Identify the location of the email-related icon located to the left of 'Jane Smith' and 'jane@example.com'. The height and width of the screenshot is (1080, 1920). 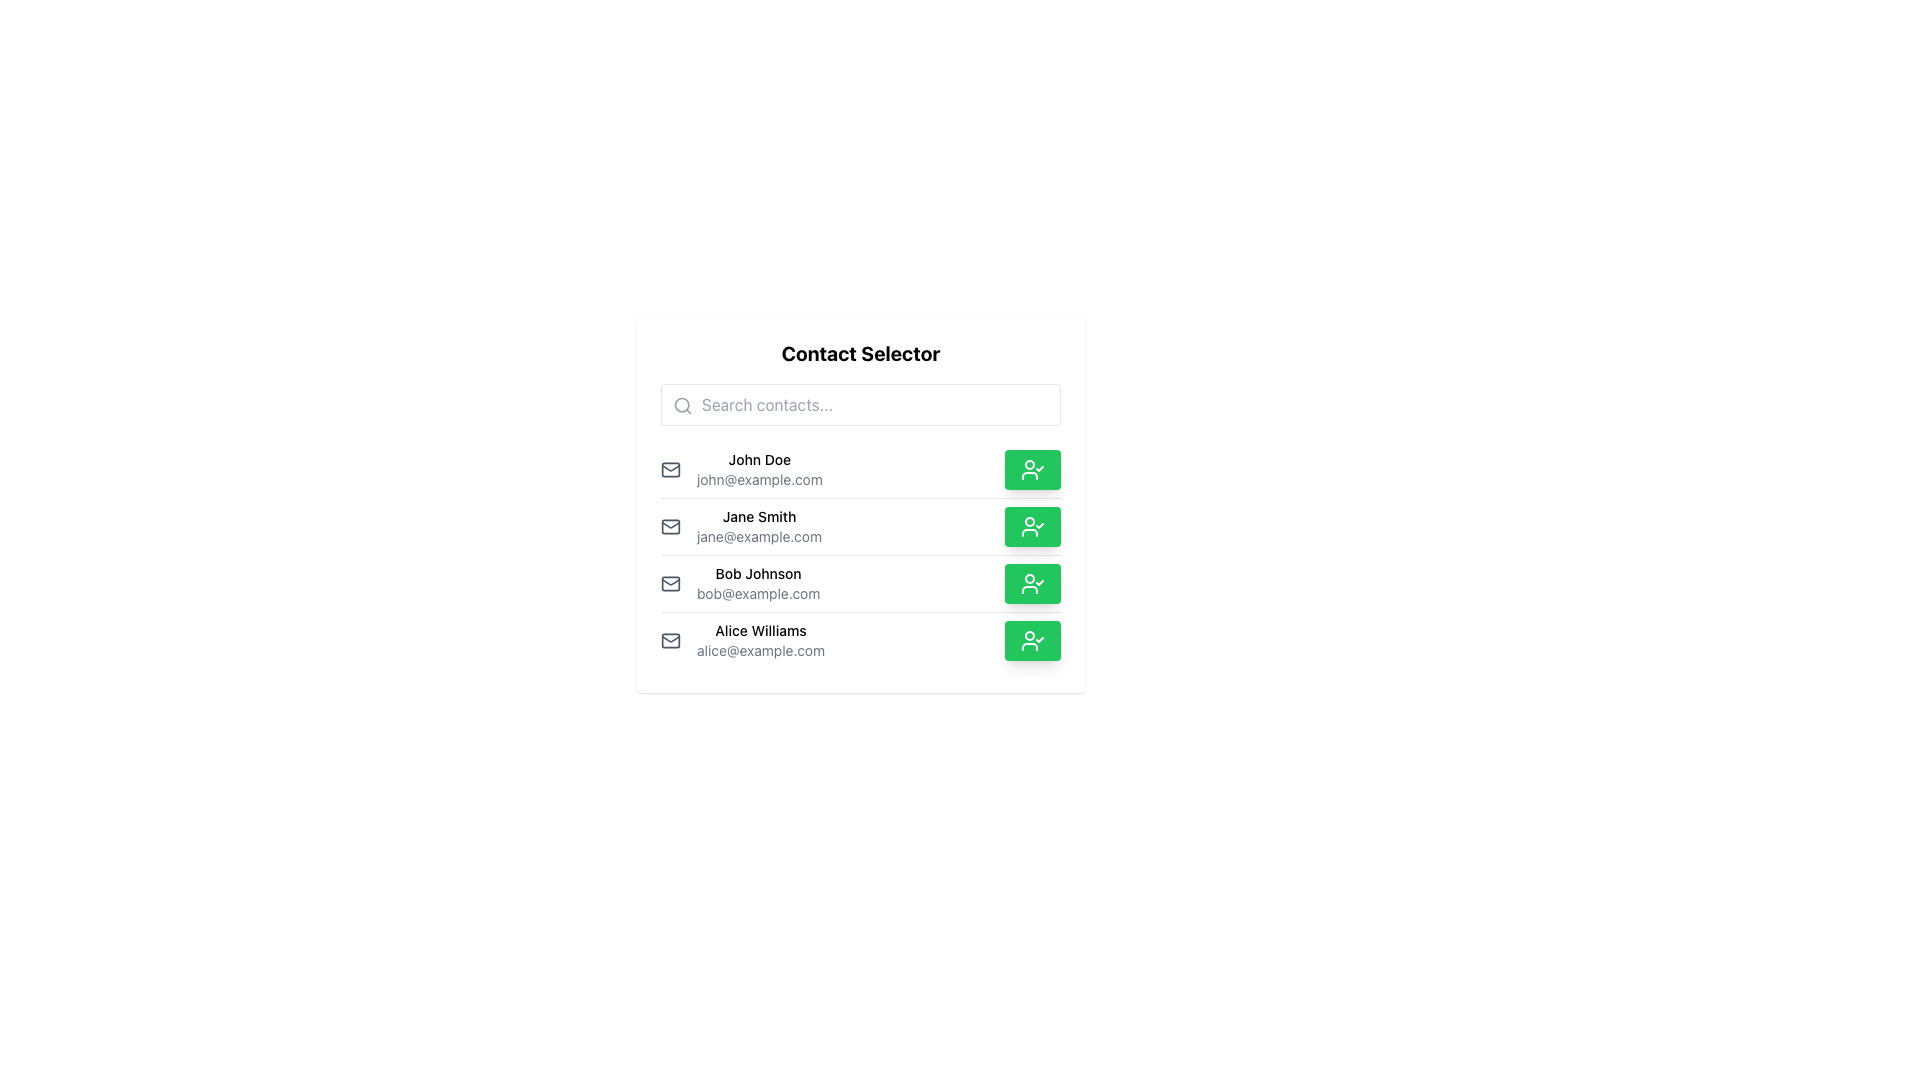
(671, 526).